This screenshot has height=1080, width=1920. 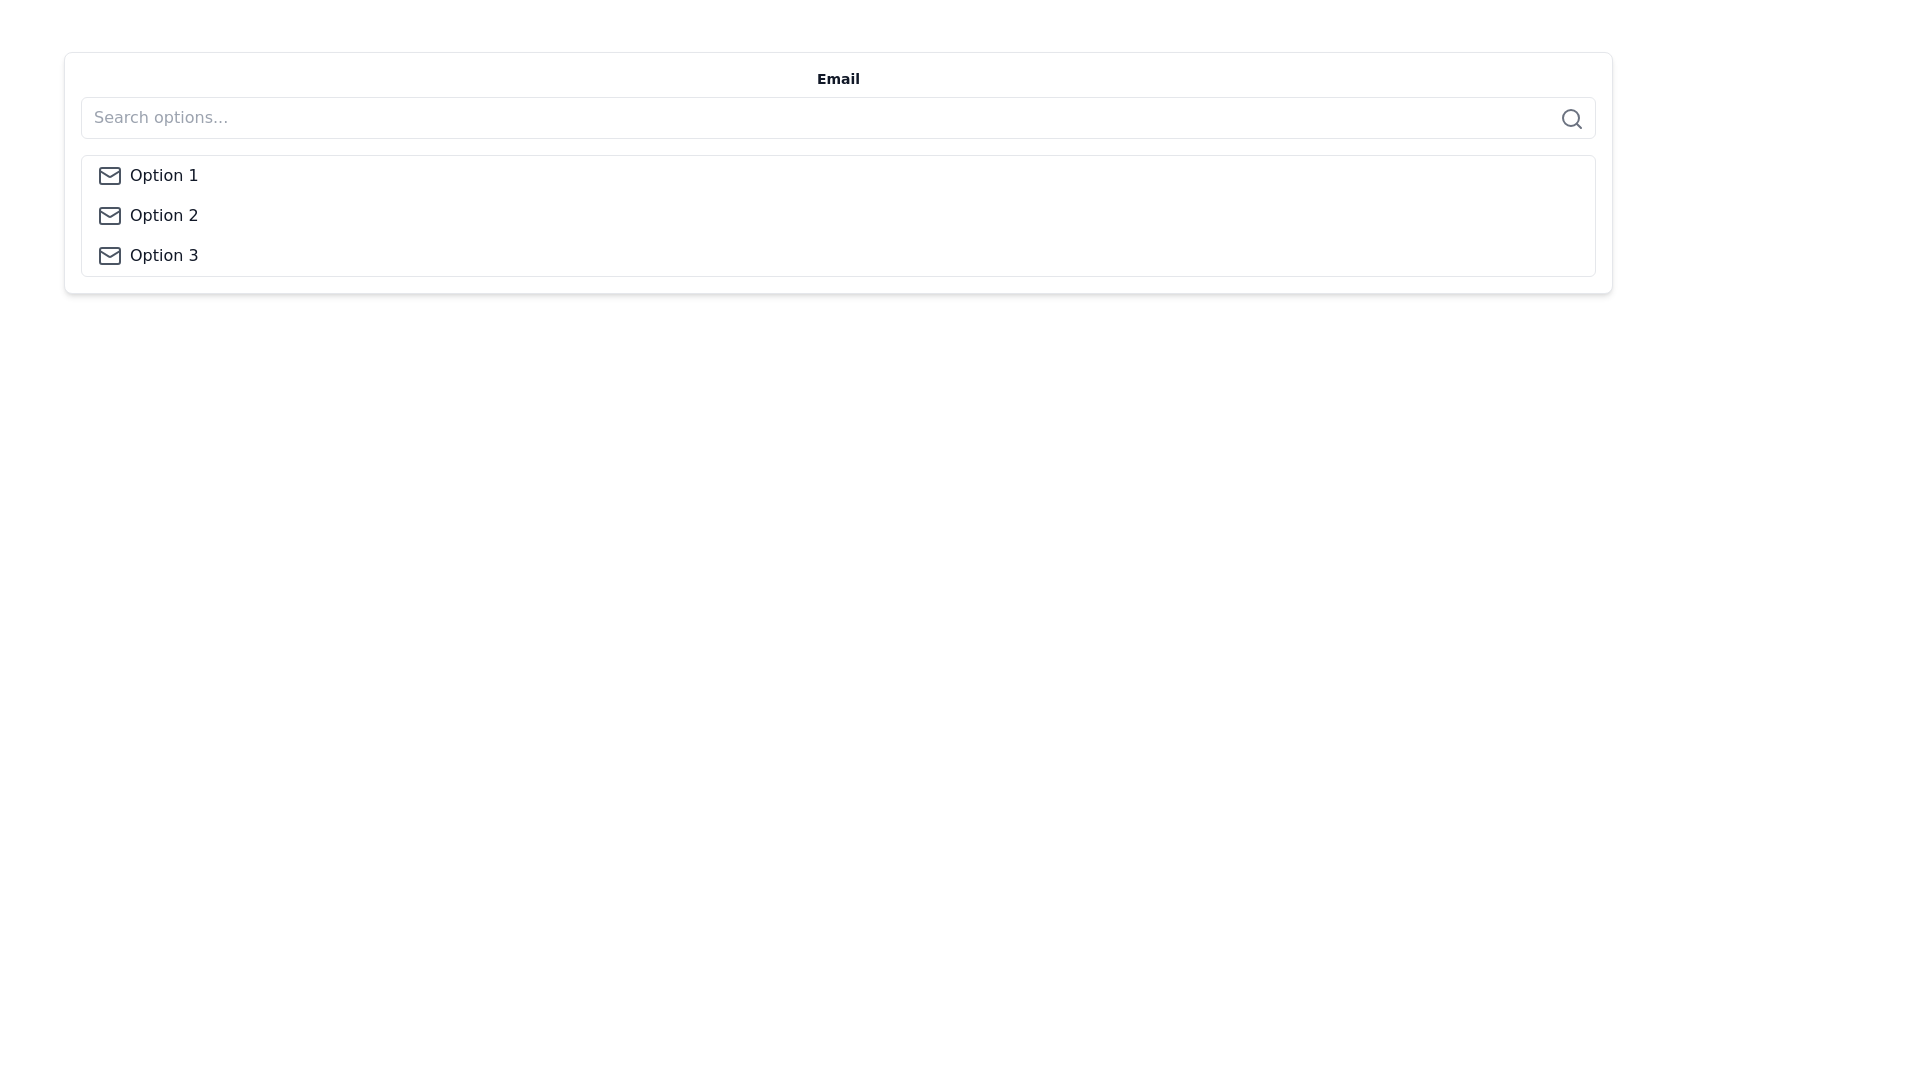 I want to click on the email or message icon that visually represents 'Option 1', positioned to the left of the text, so click(x=109, y=175).